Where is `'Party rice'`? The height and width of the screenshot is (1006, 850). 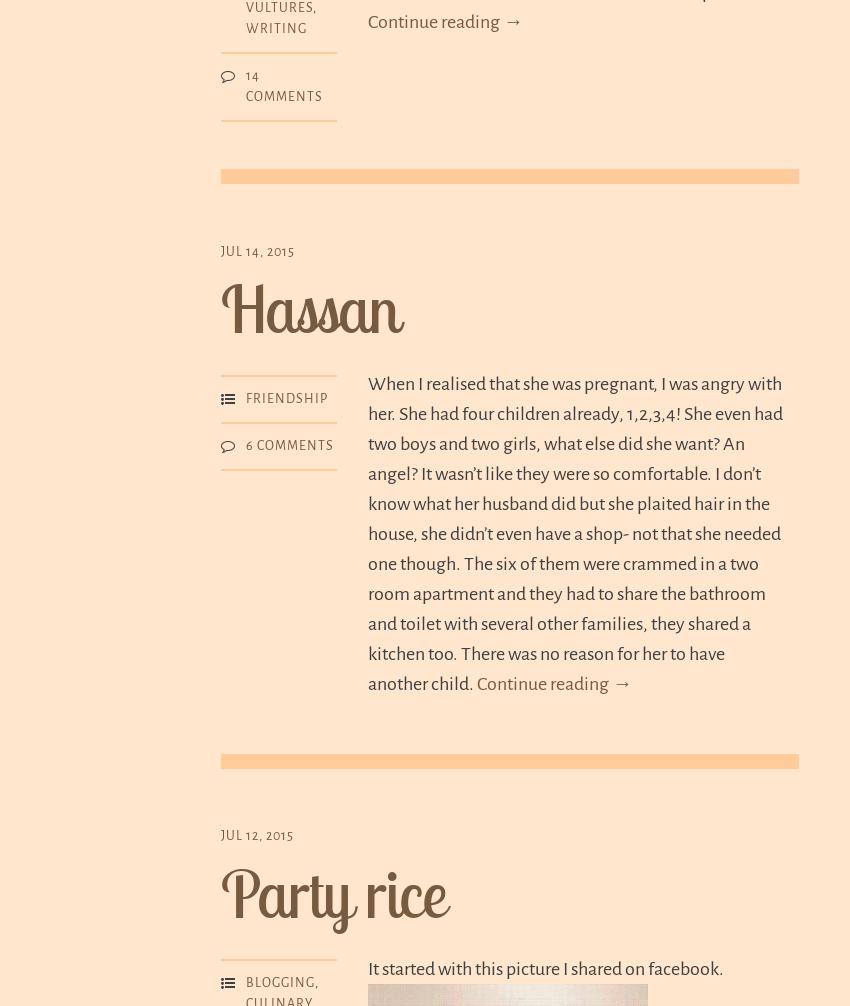 'Party rice' is located at coordinates (333, 893).